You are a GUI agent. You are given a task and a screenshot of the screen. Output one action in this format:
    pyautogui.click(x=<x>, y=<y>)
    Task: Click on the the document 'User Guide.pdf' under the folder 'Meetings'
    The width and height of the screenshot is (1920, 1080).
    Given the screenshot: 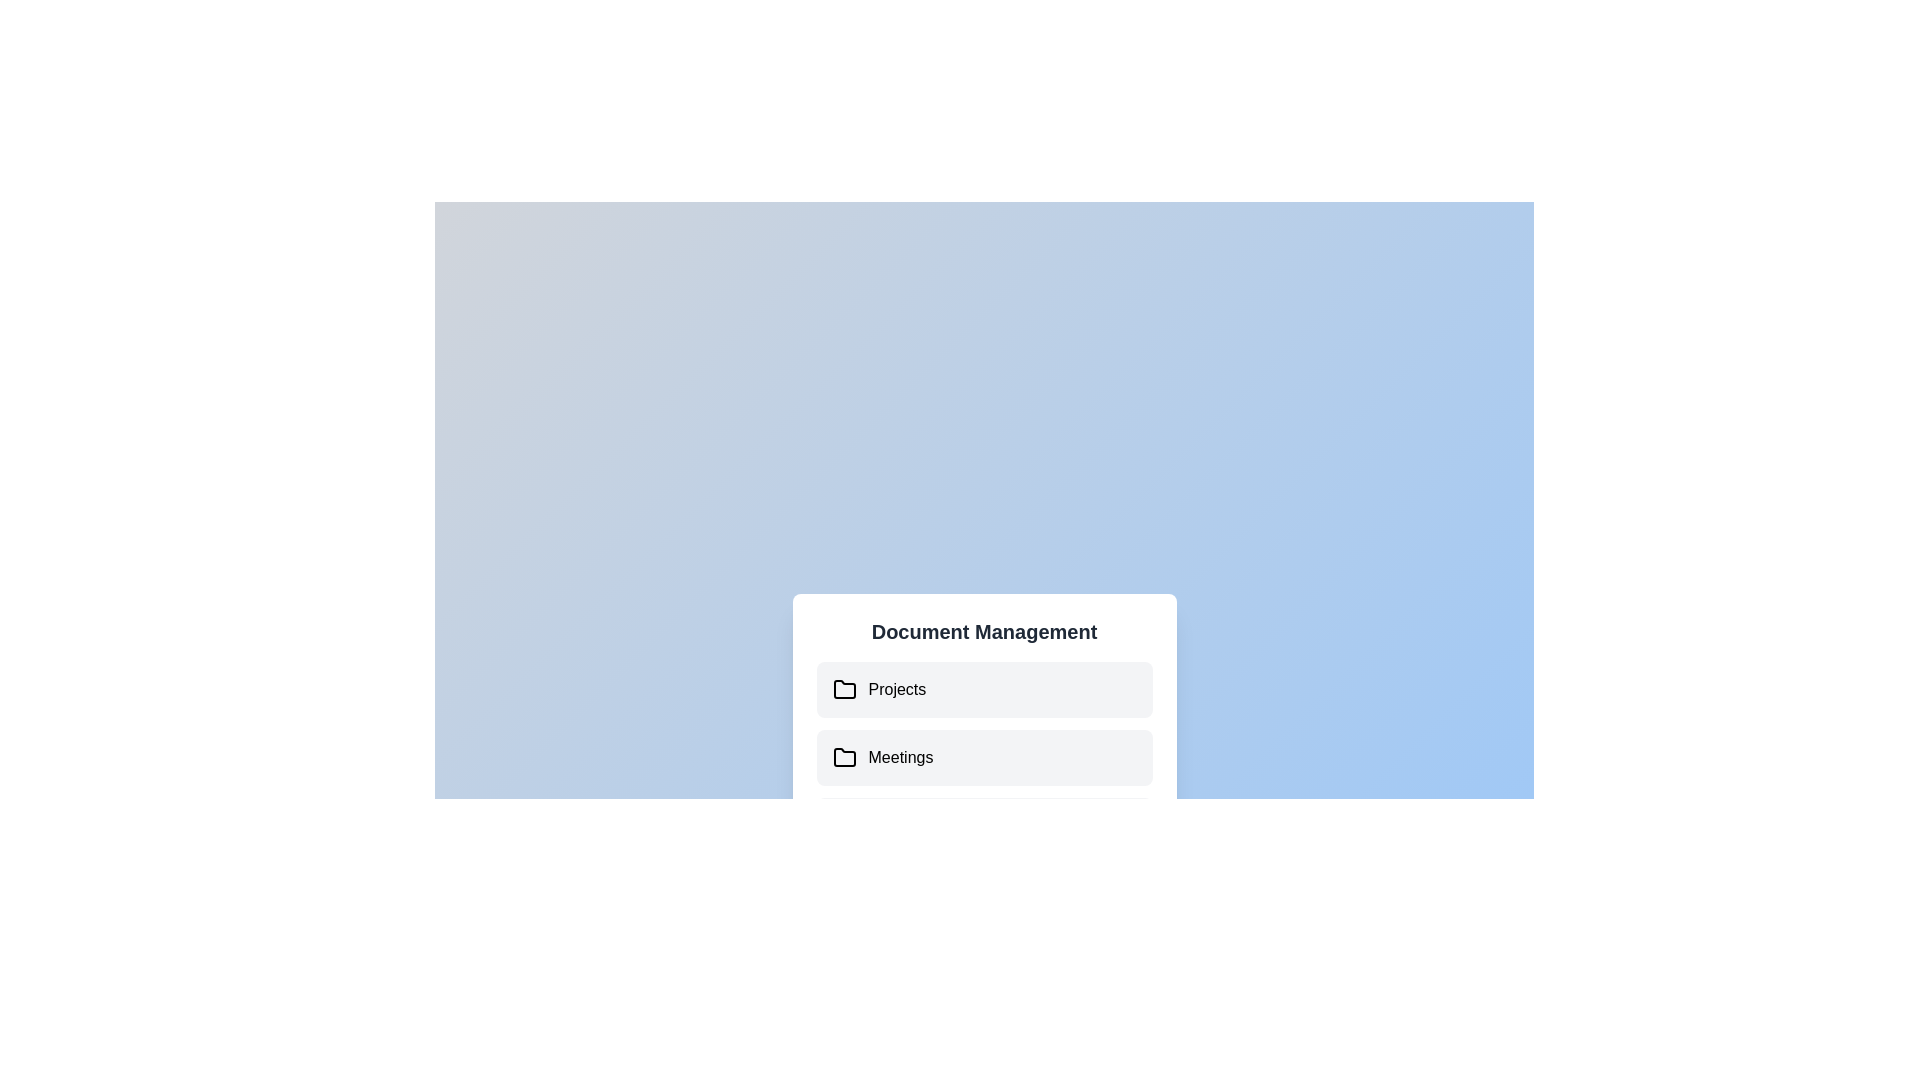 What is the action you would take?
    pyautogui.click(x=984, y=758)
    